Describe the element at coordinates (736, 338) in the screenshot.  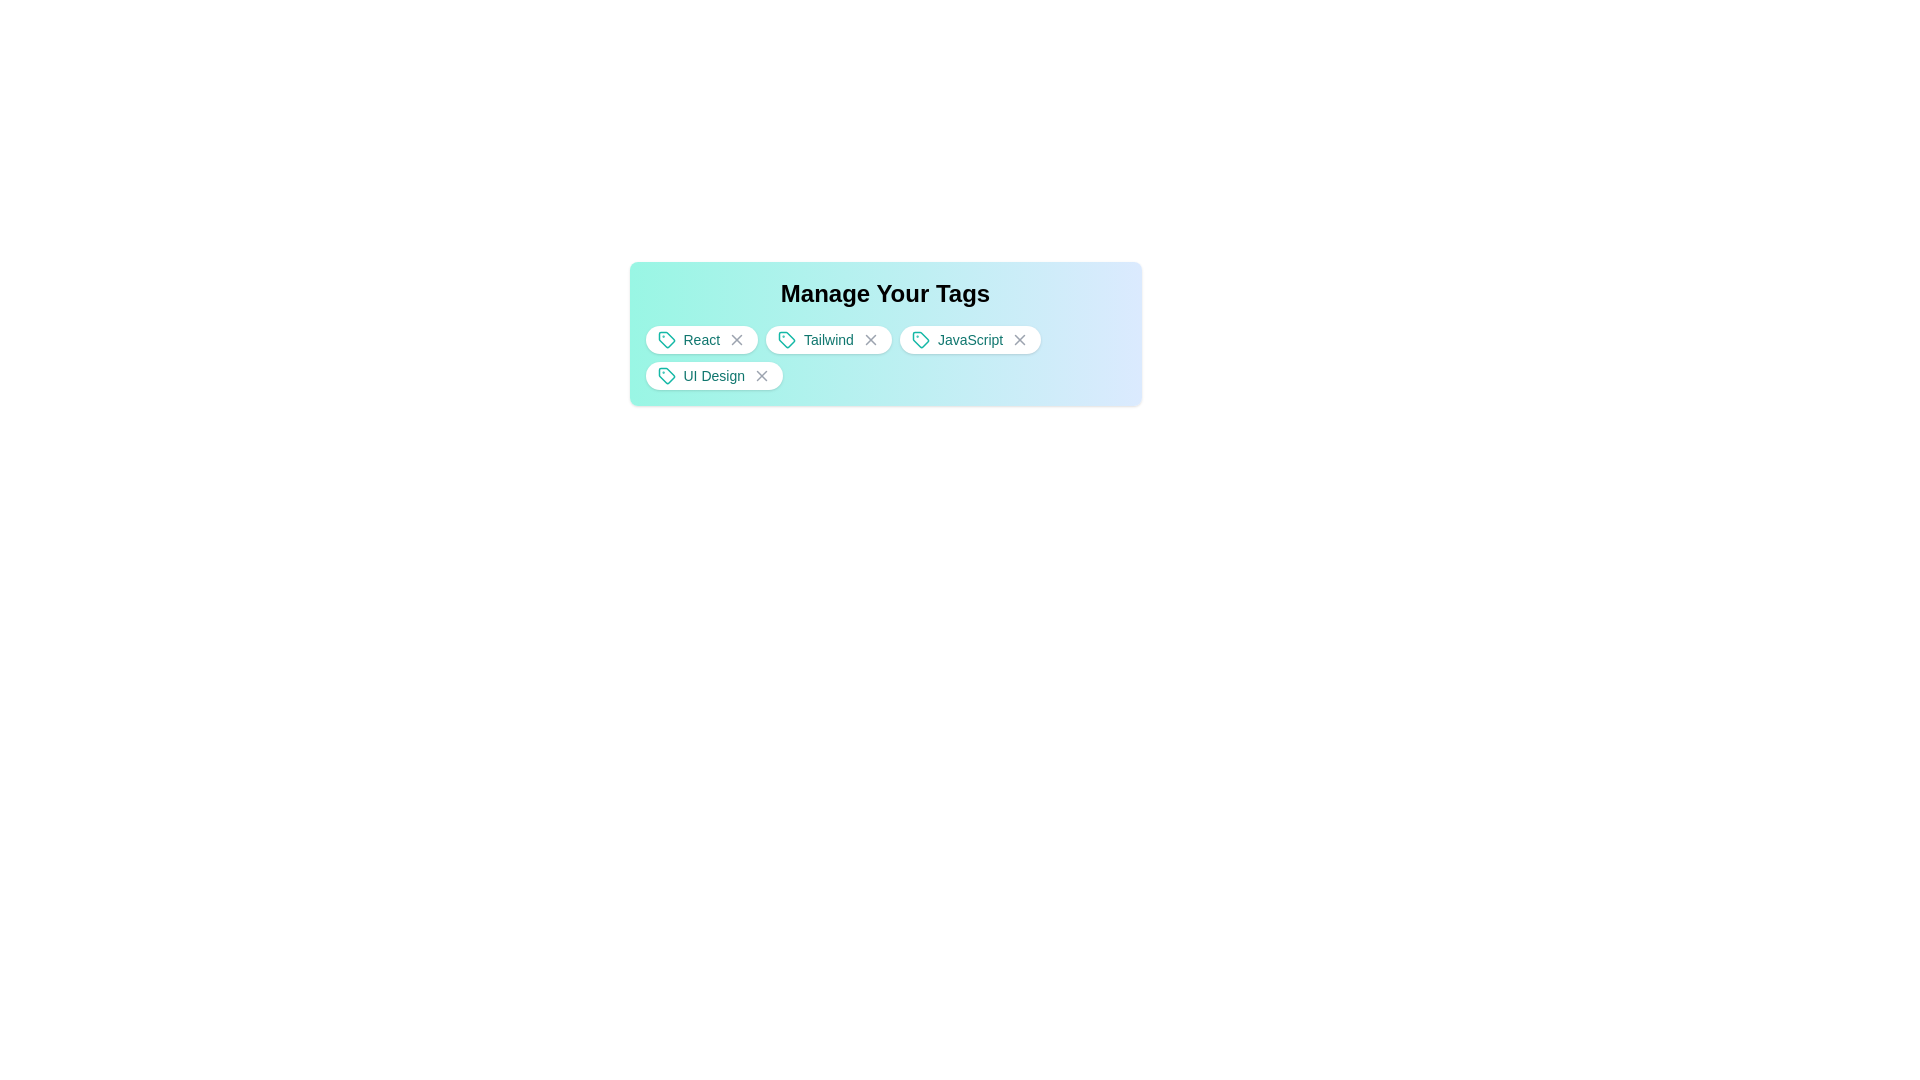
I see `the tag React by clicking its close button` at that location.